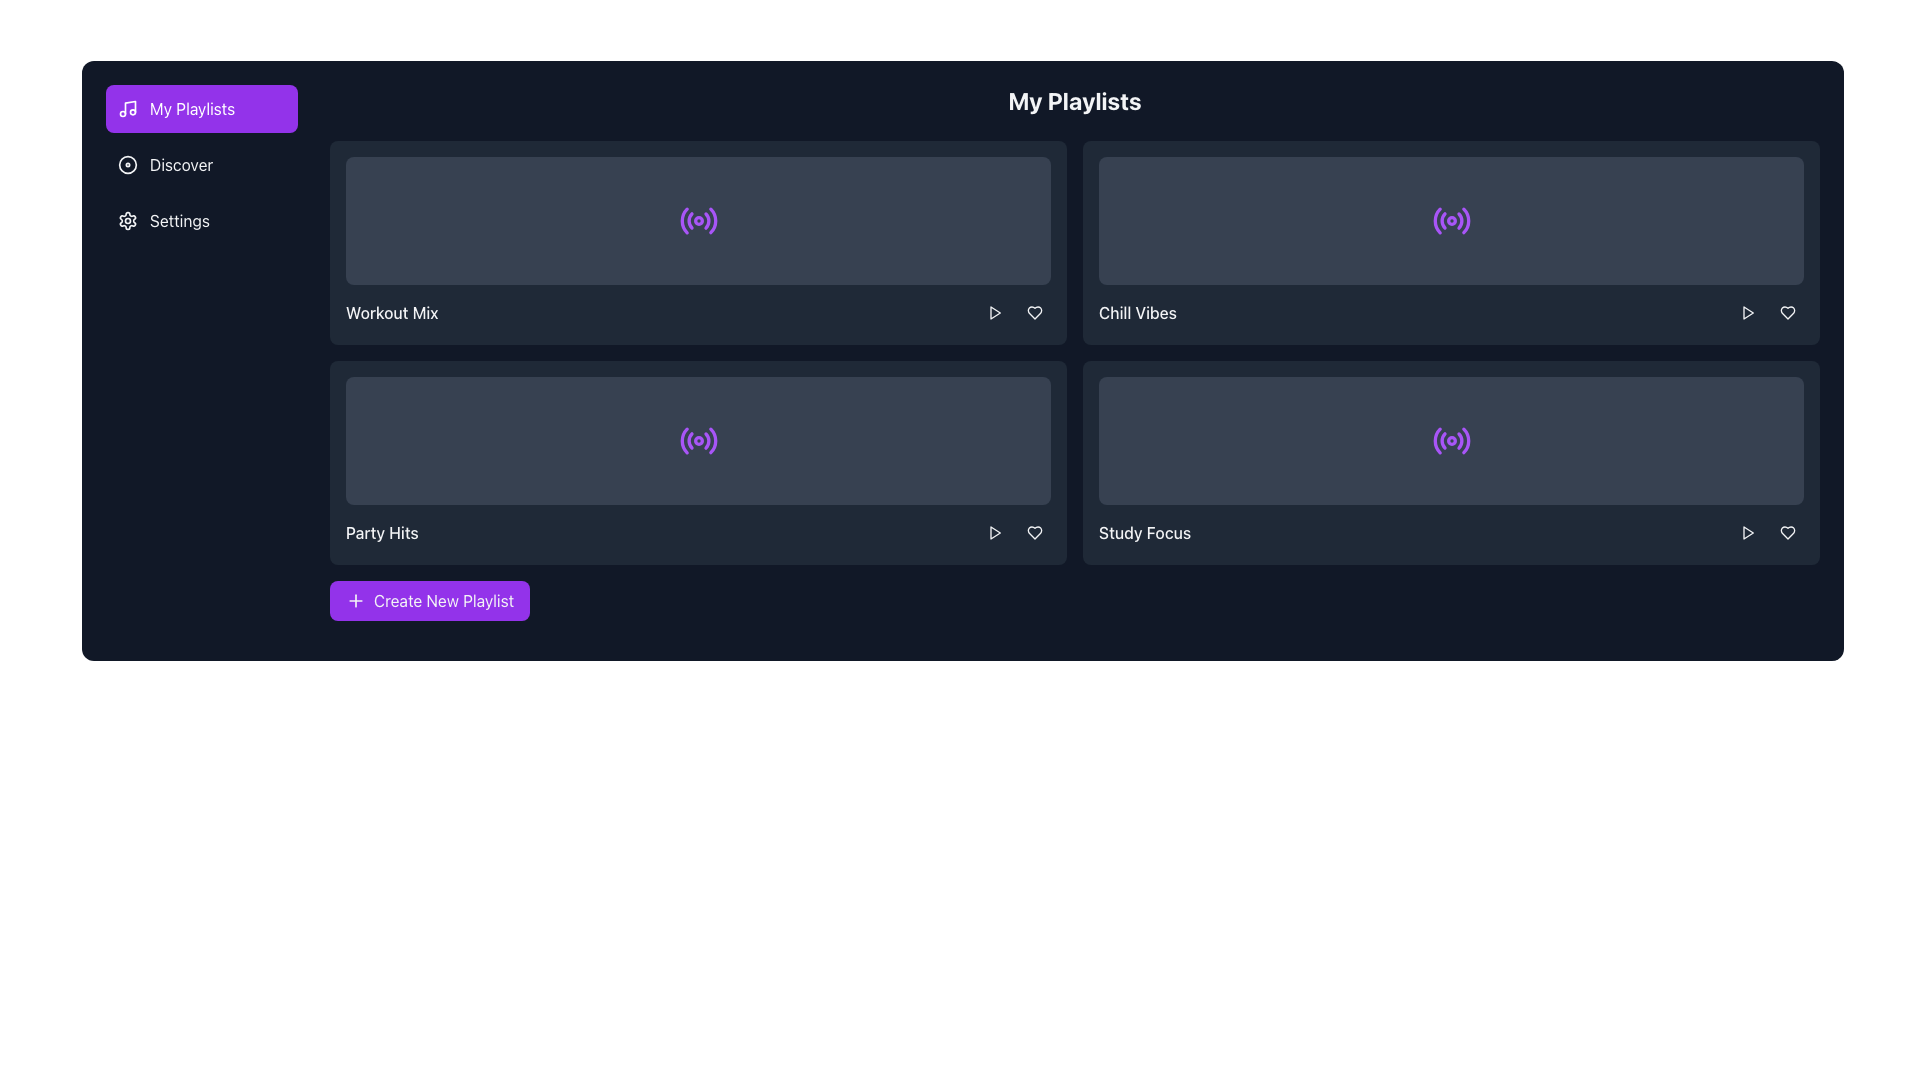  I want to click on the favorite button located in the bottom right corner of the 'Study Focus' playlist card, so click(1788, 531).